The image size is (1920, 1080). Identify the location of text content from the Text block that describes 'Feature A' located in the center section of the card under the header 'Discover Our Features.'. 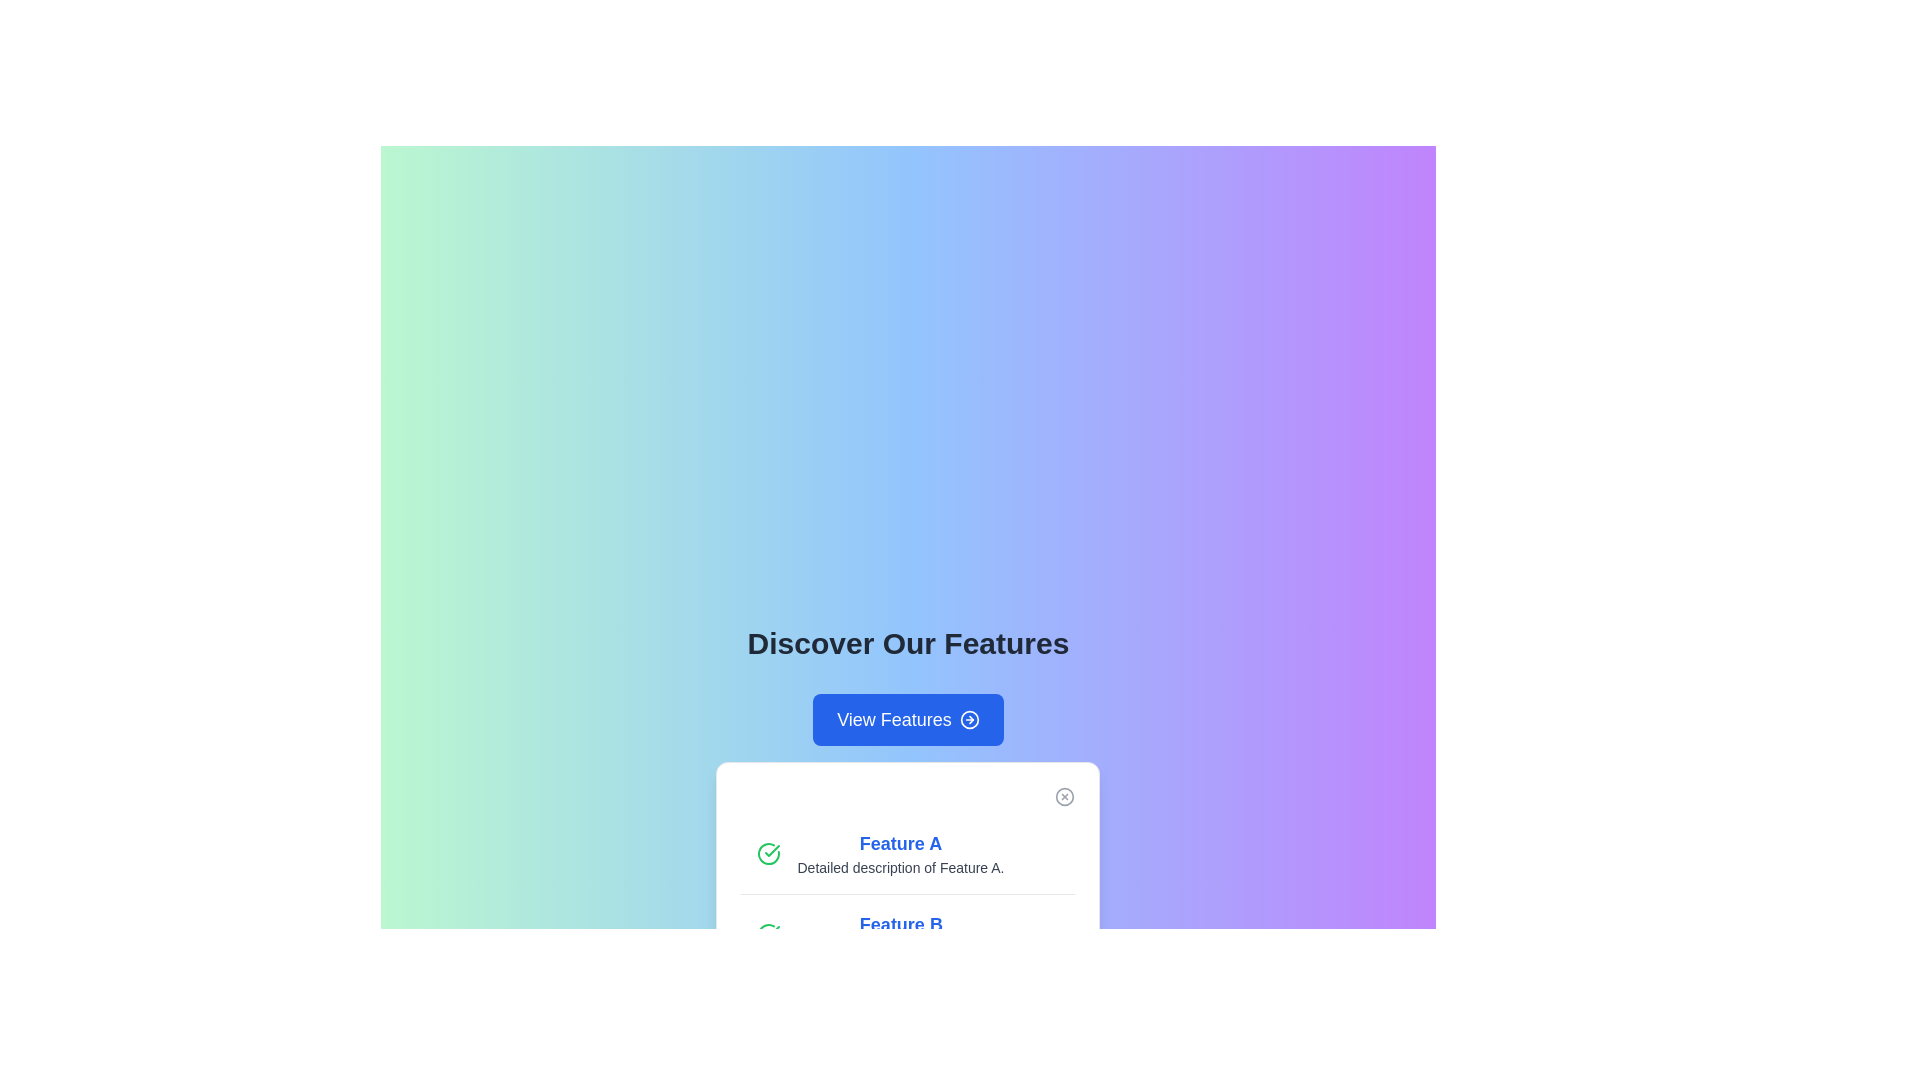
(900, 853).